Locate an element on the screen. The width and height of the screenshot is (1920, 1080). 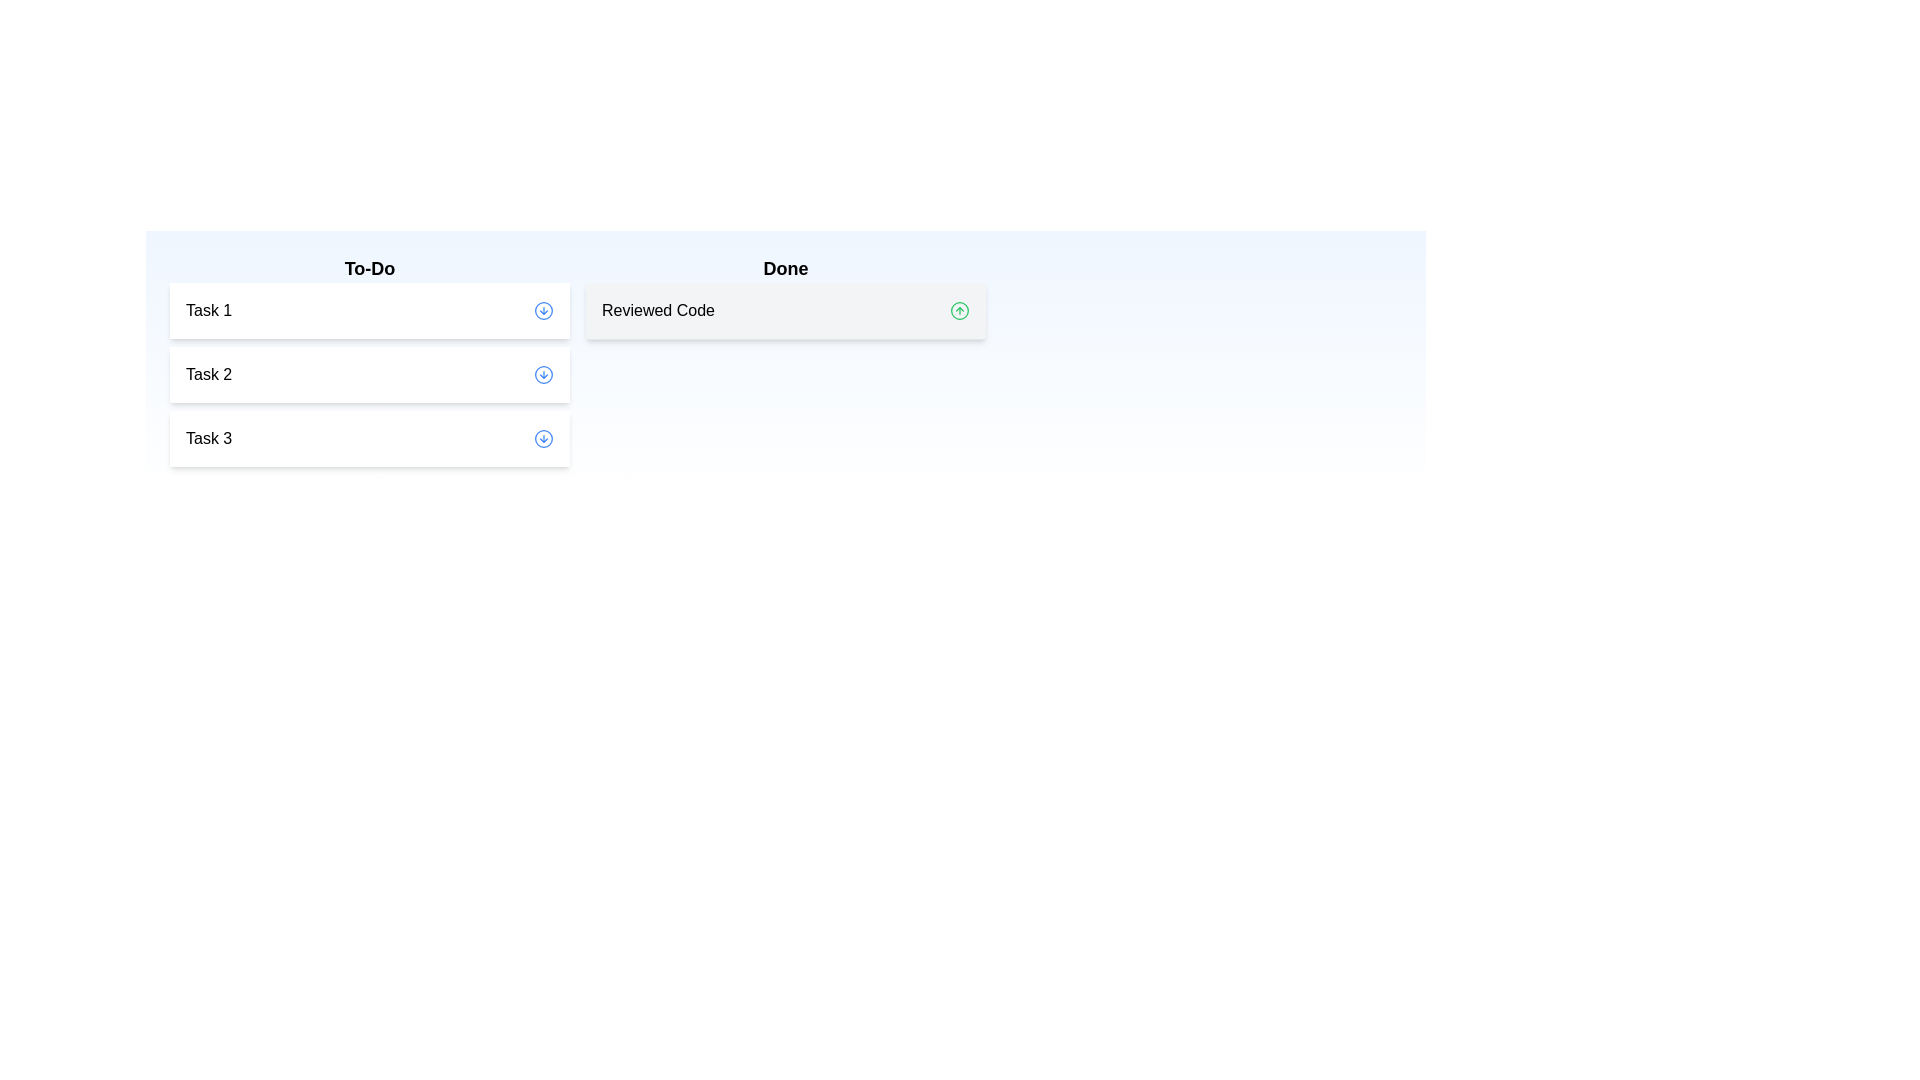
down arrow button next to Task 3 in the 'To-Do' list to move it to the 'Done' list is located at coordinates (543, 438).